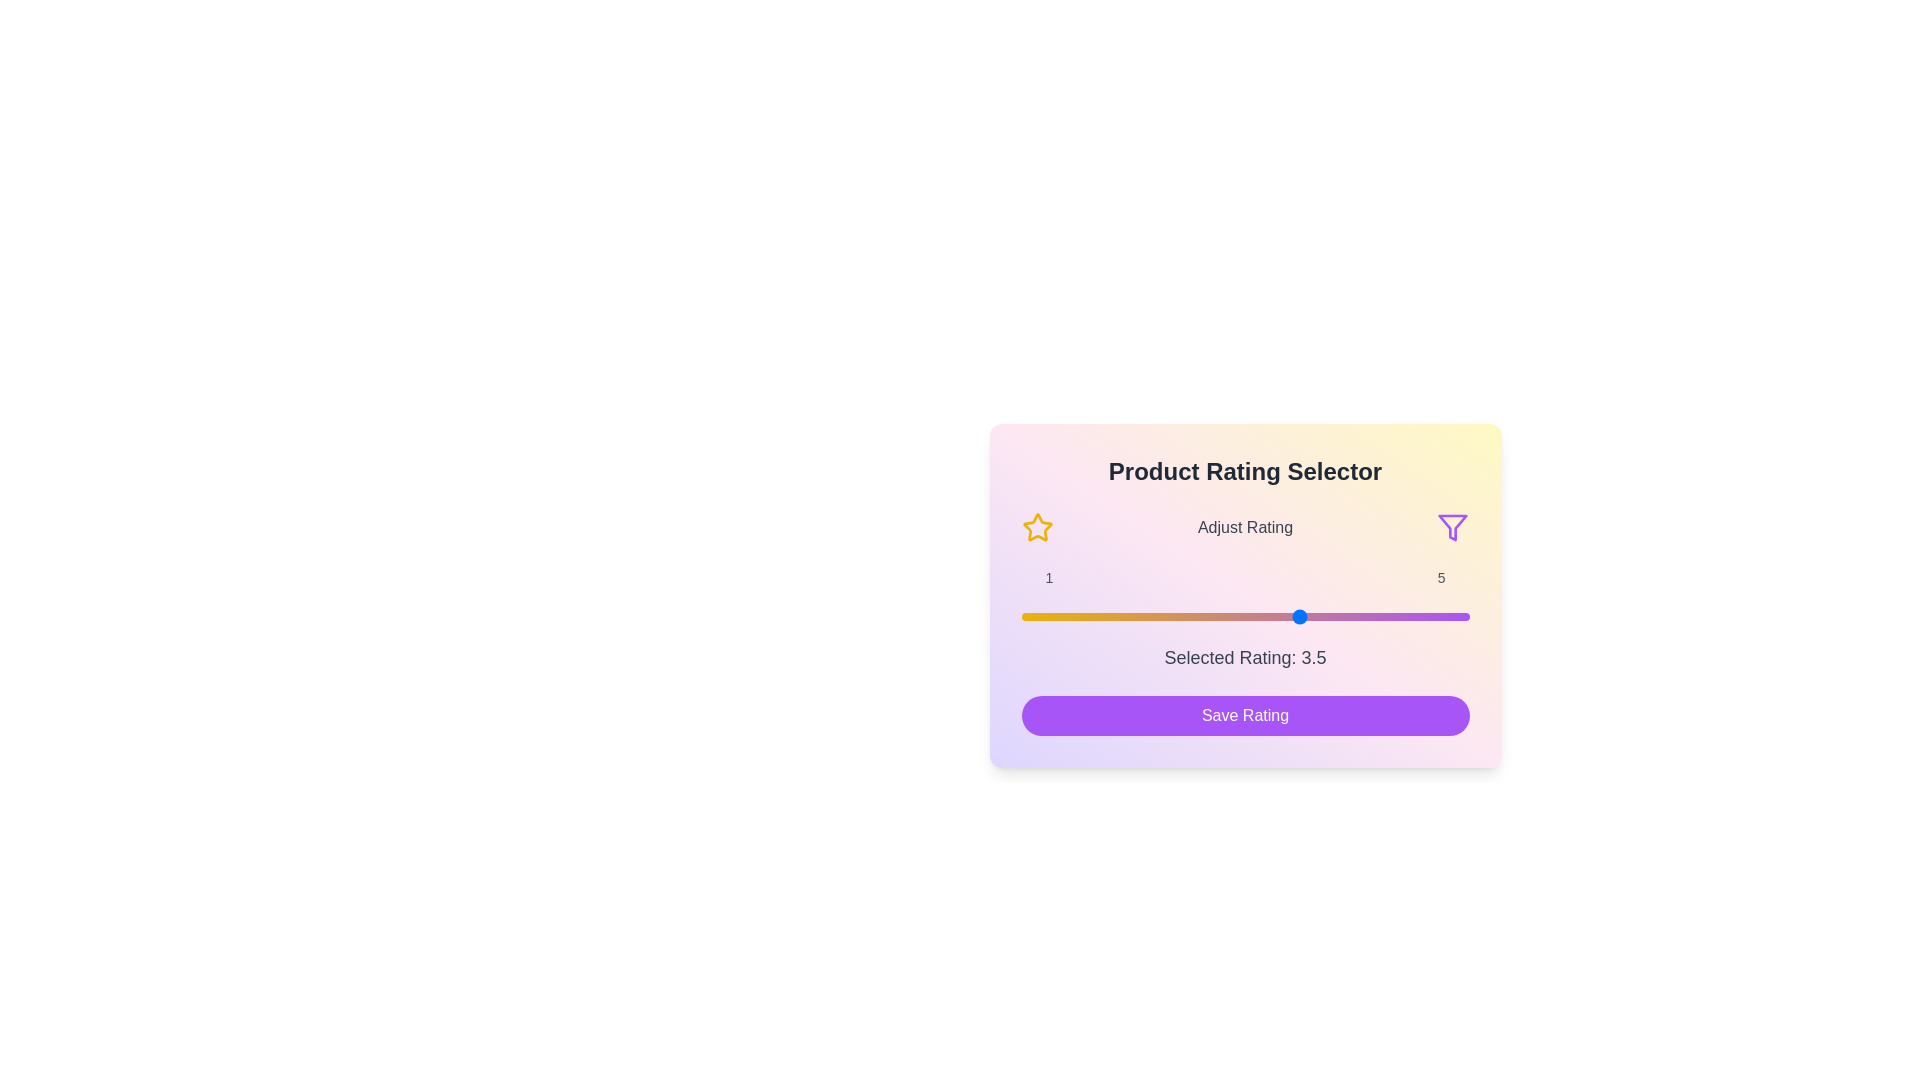 This screenshot has height=1080, width=1920. I want to click on the 'Save Rating' button to confirm the selection, so click(1244, 715).